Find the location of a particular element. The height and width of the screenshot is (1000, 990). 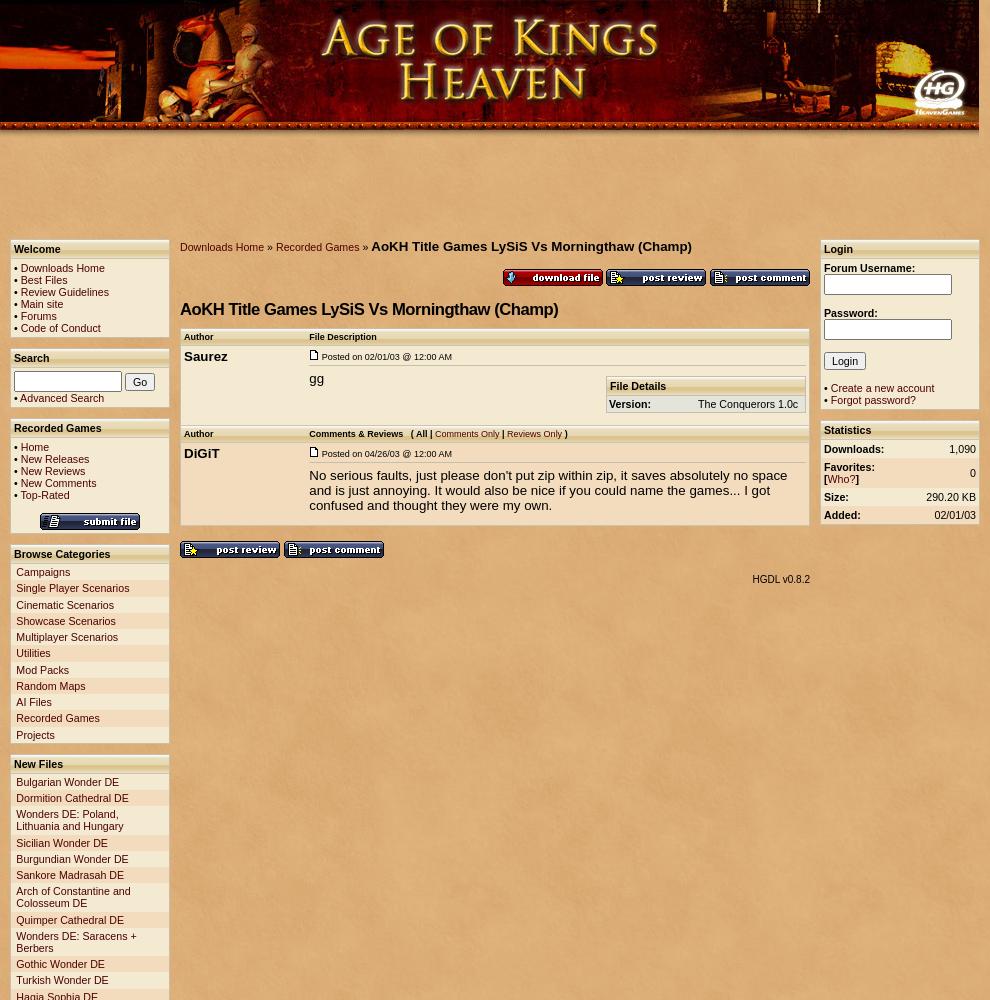

'0' is located at coordinates (972, 472).